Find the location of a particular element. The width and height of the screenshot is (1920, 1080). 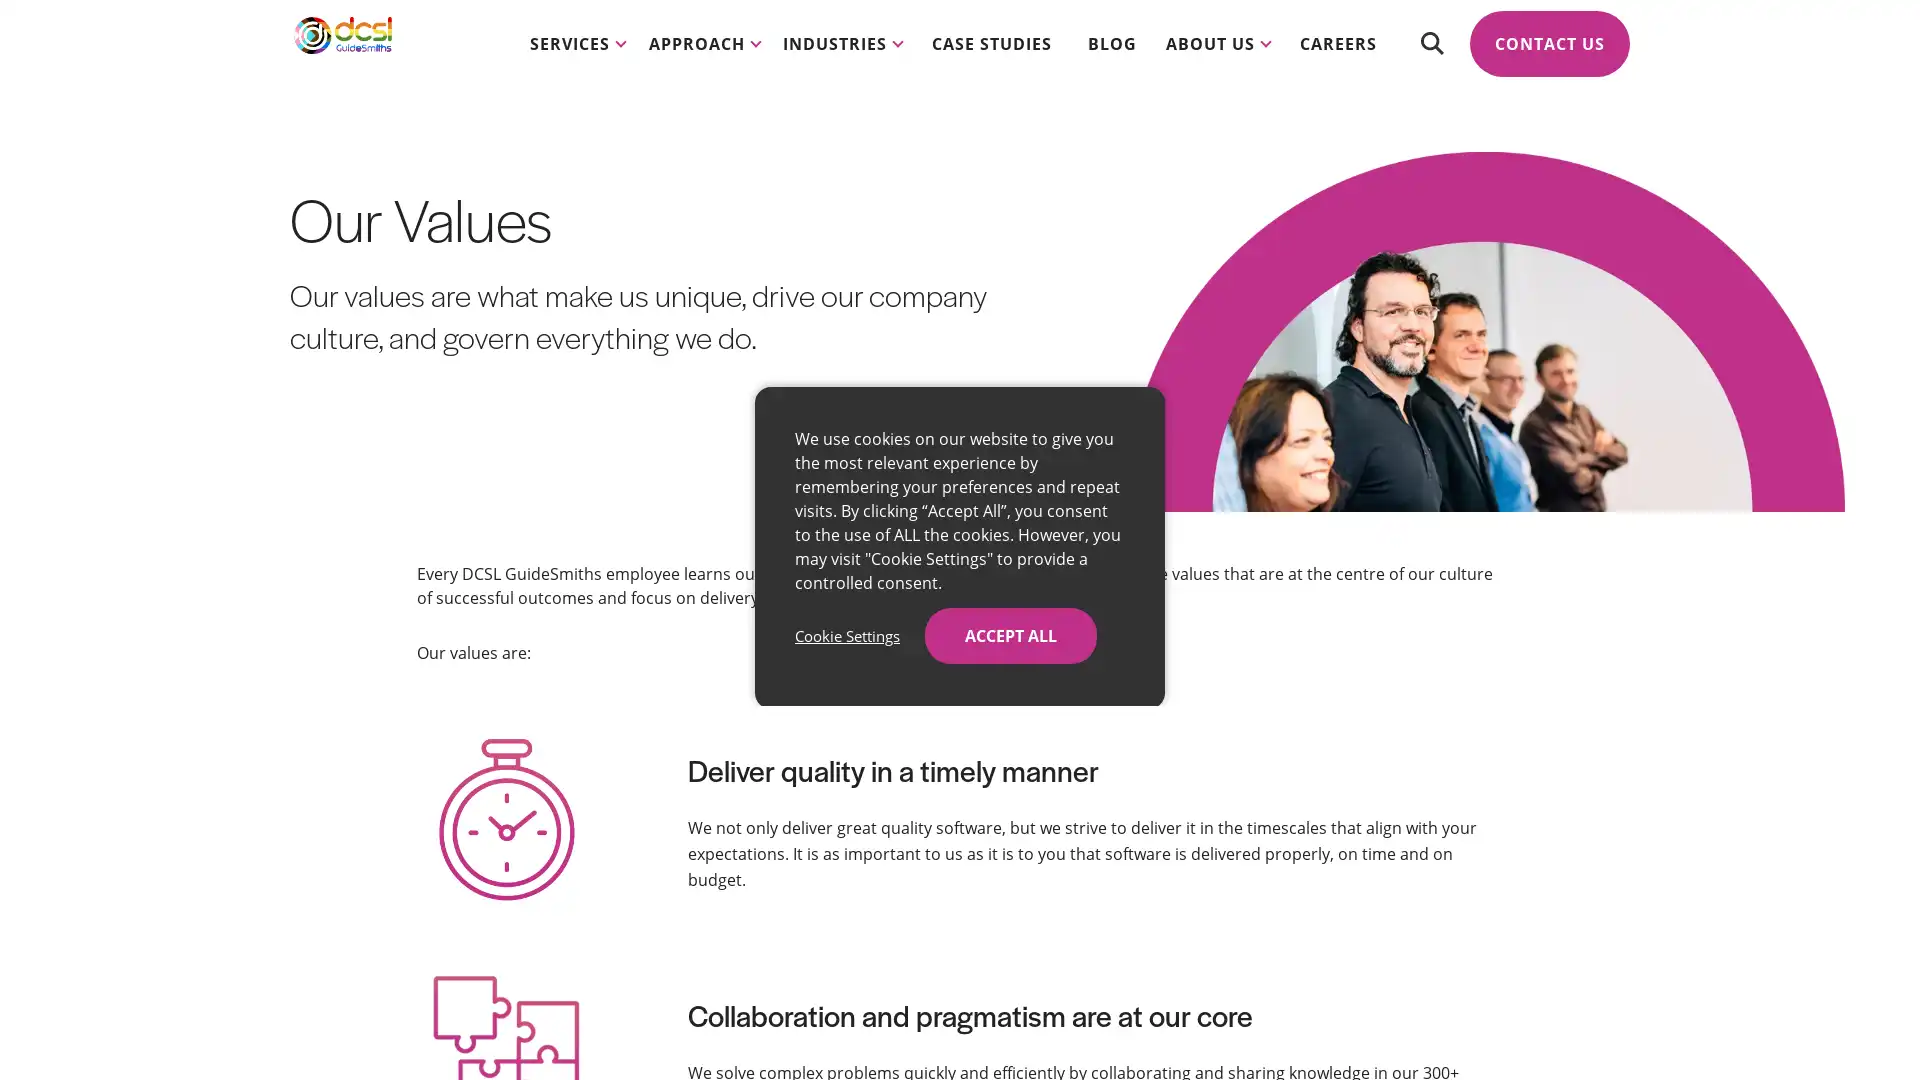

Search is located at coordinates (1430, 60).